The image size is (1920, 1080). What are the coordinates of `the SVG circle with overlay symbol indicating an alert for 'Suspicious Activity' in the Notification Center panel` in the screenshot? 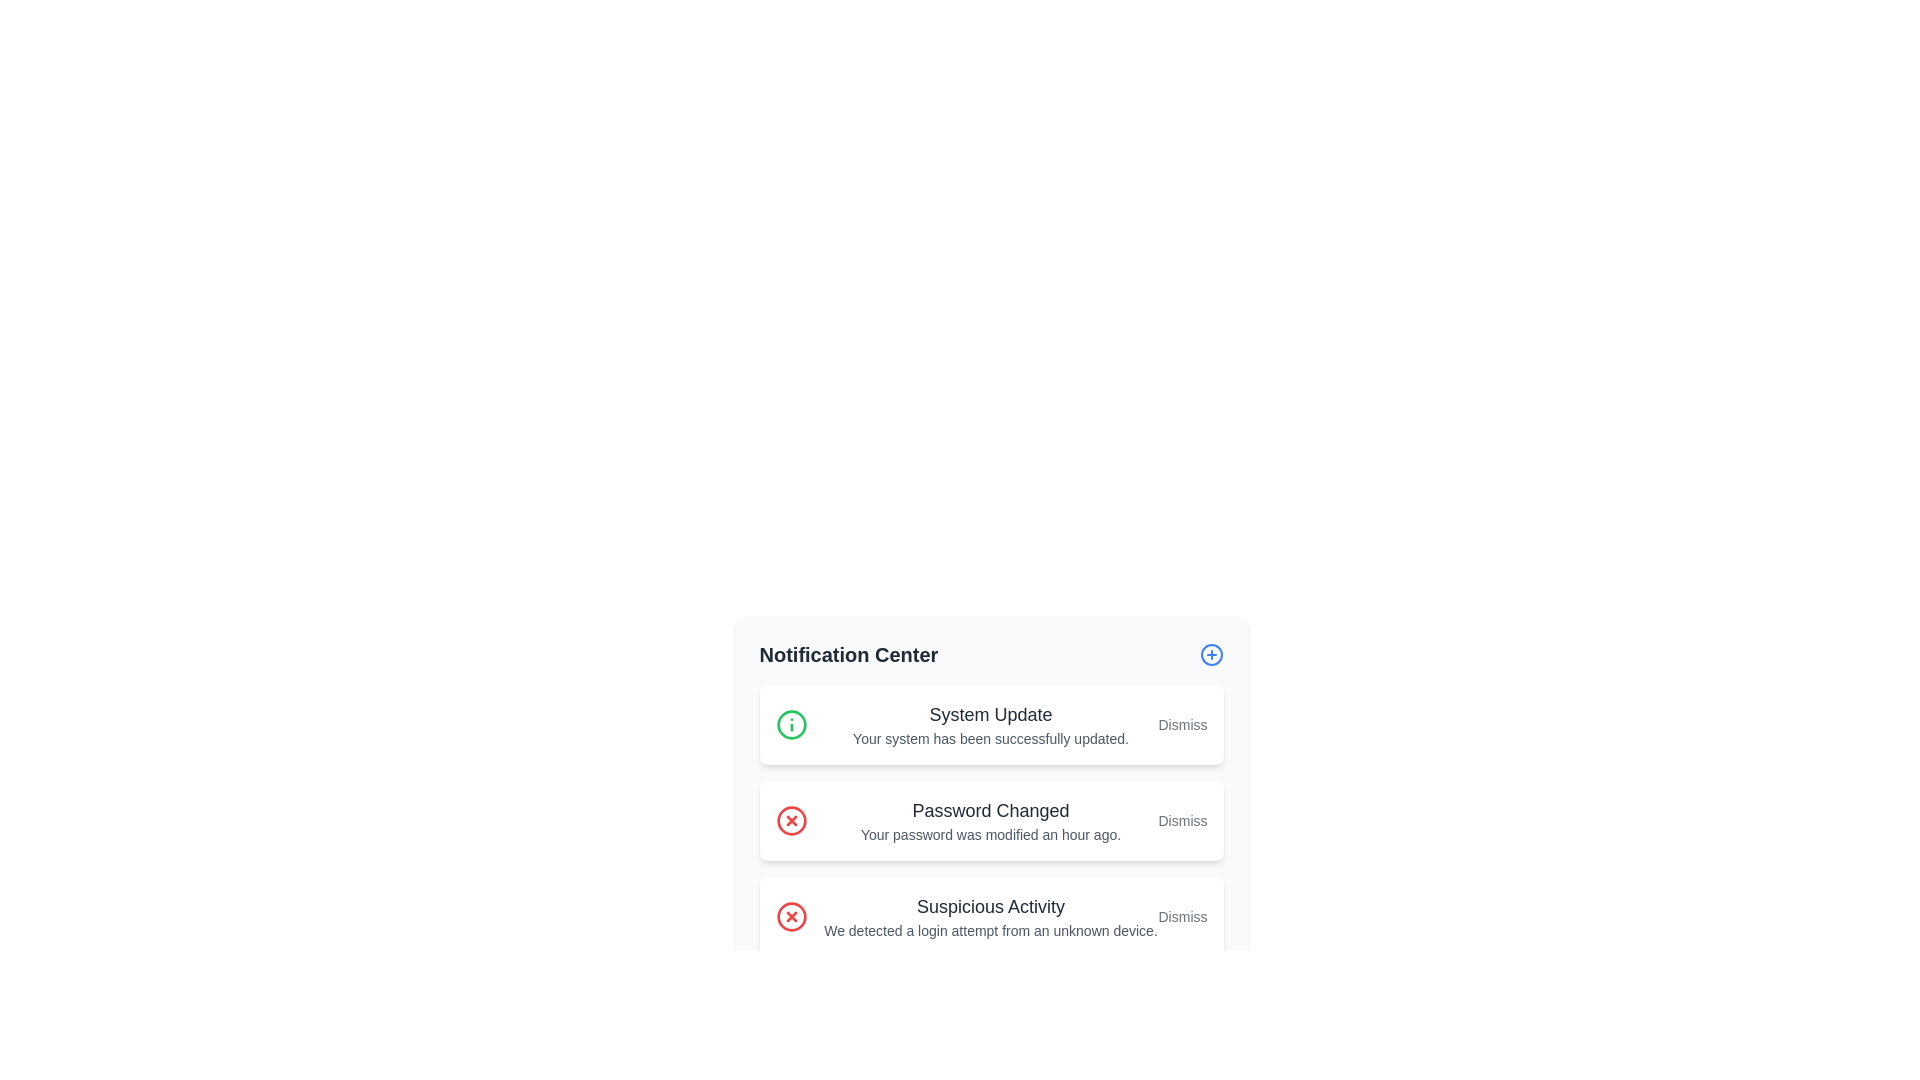 It's located at (790, 917).